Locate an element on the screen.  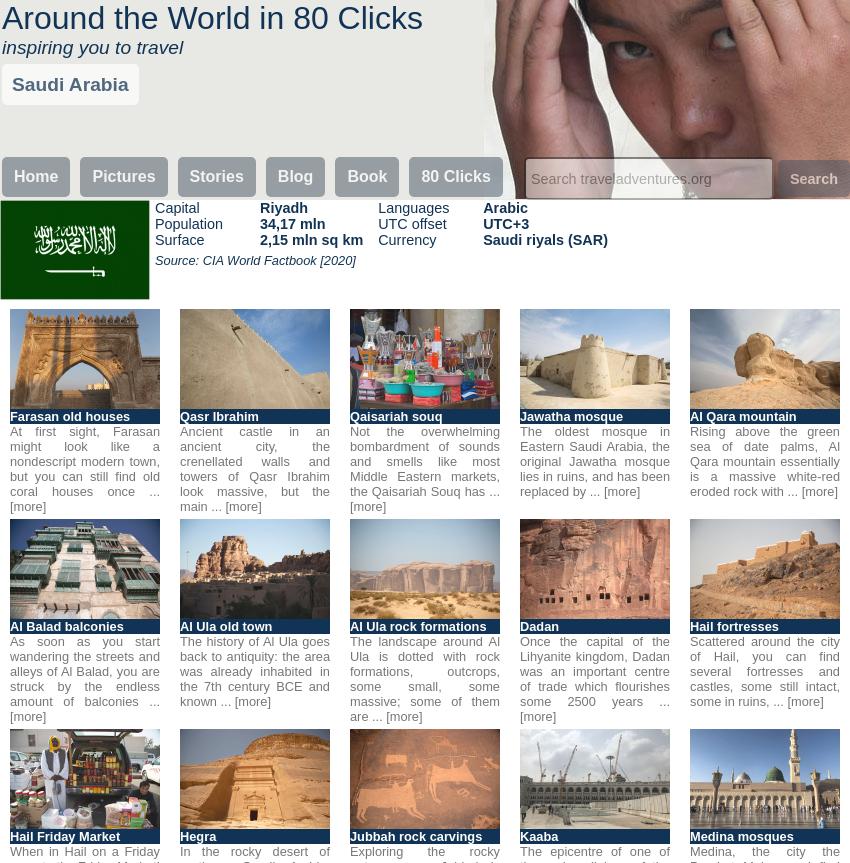
'Al Balad balconies' is located at coordinates (66, 625).